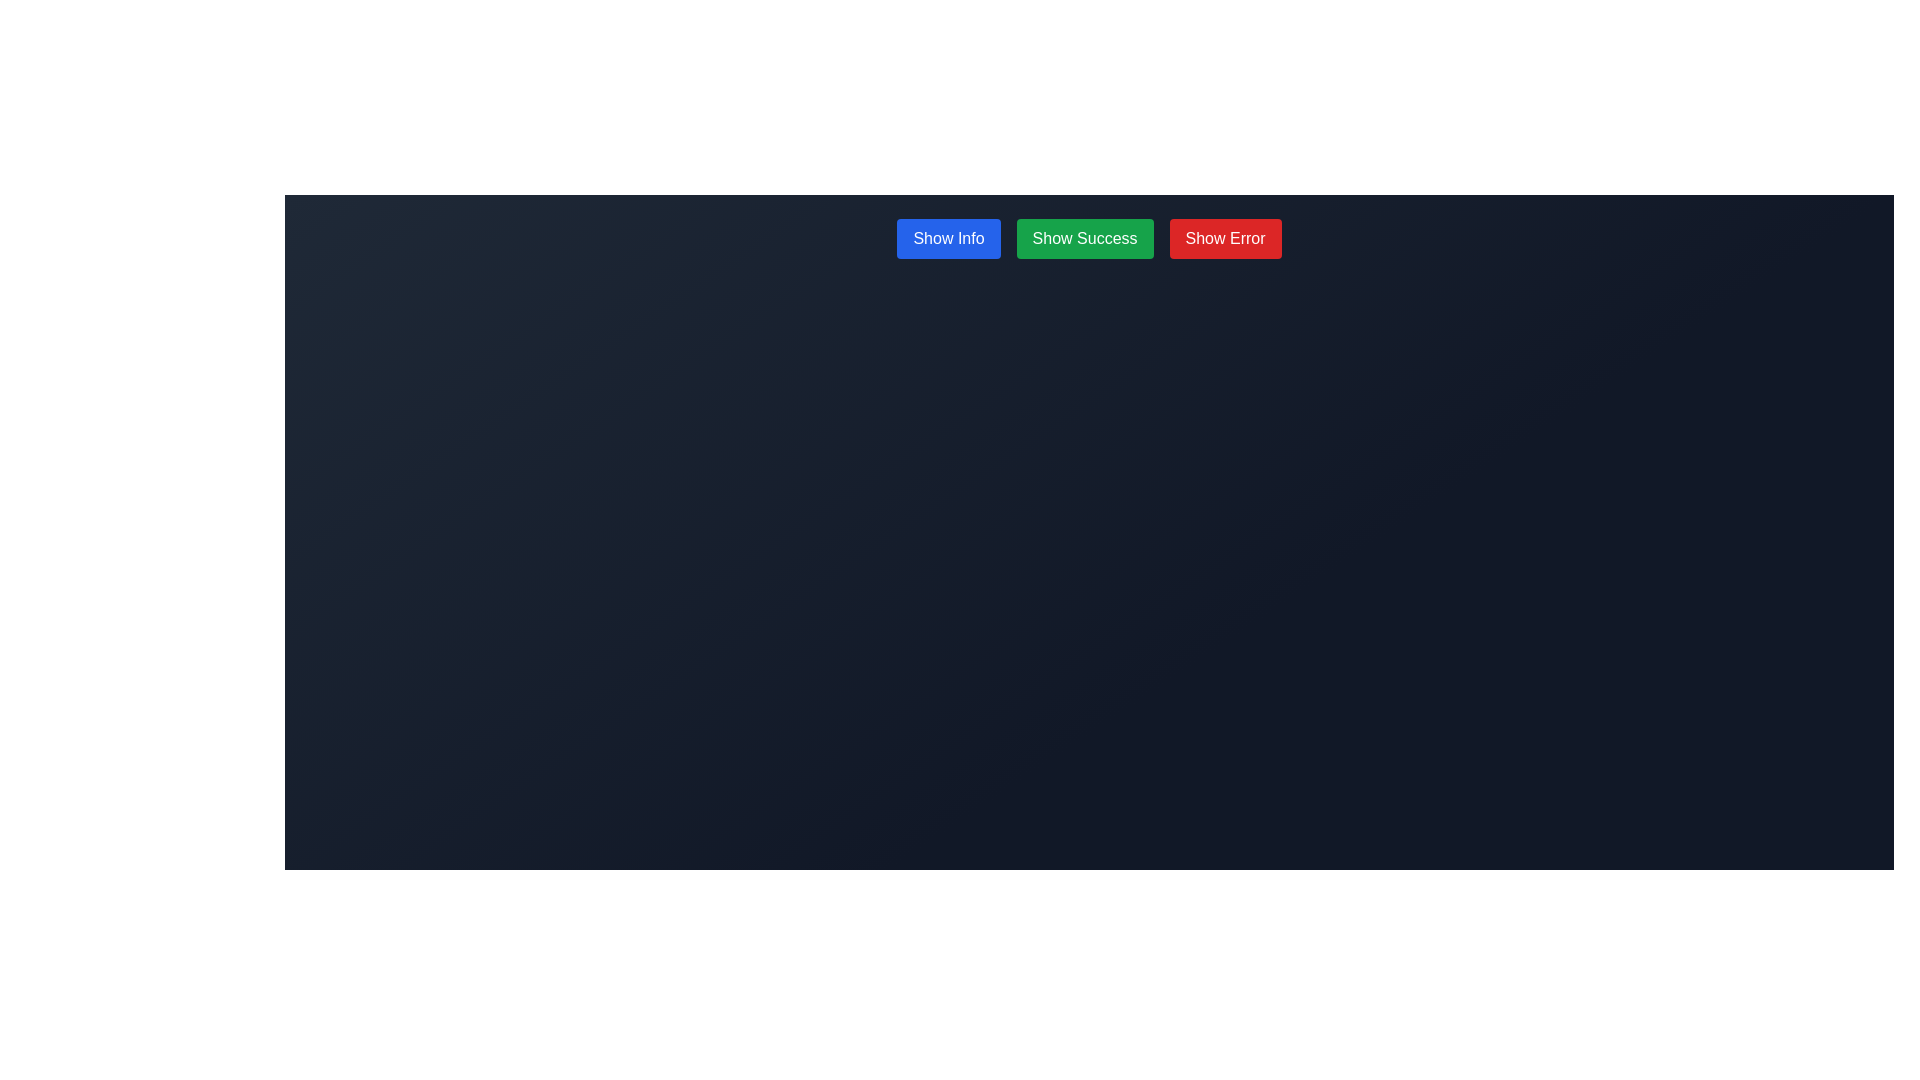  I want to click on the success button located centrally between the 'Show Info' button and the 'Show Error' button, so click(1083, 238).